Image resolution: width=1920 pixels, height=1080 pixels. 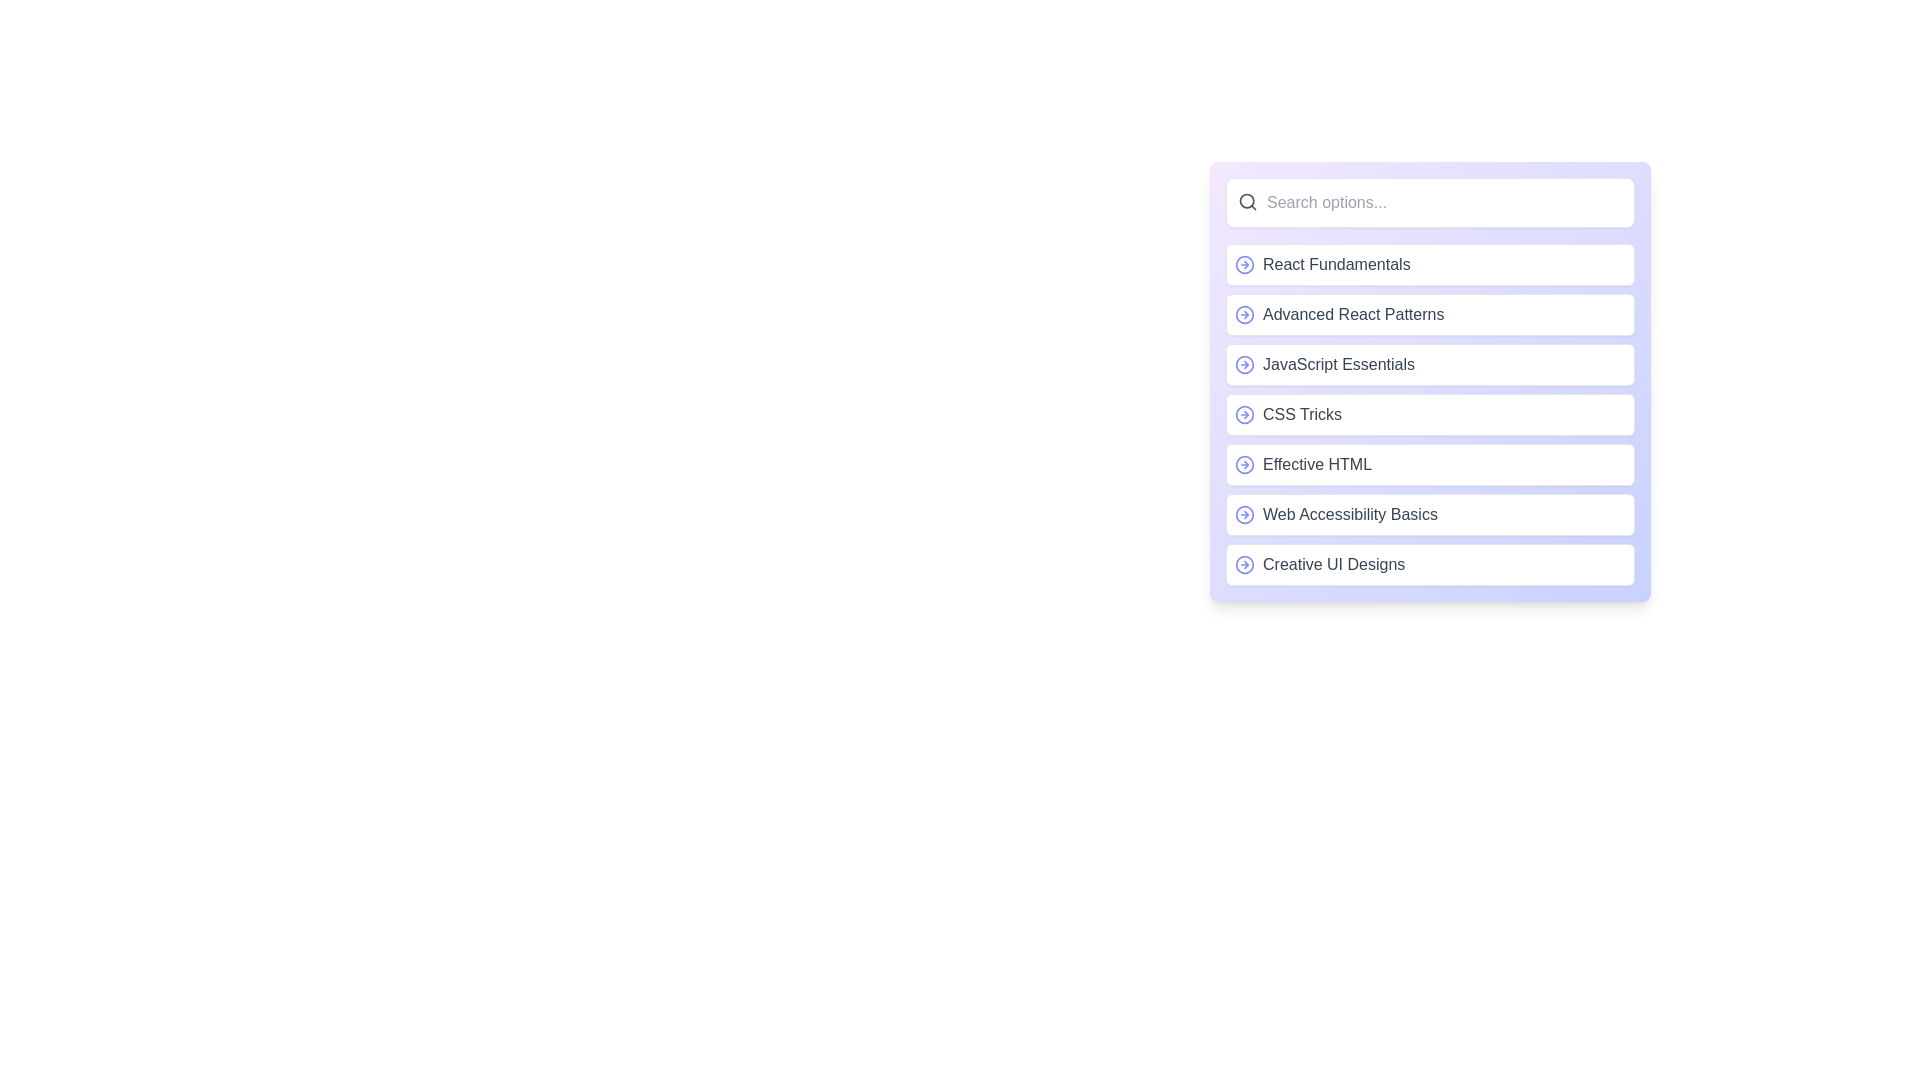 I want to click on the fourth item in the vertical list representing 'CSS Tricks', so click(x=1429, y=414).